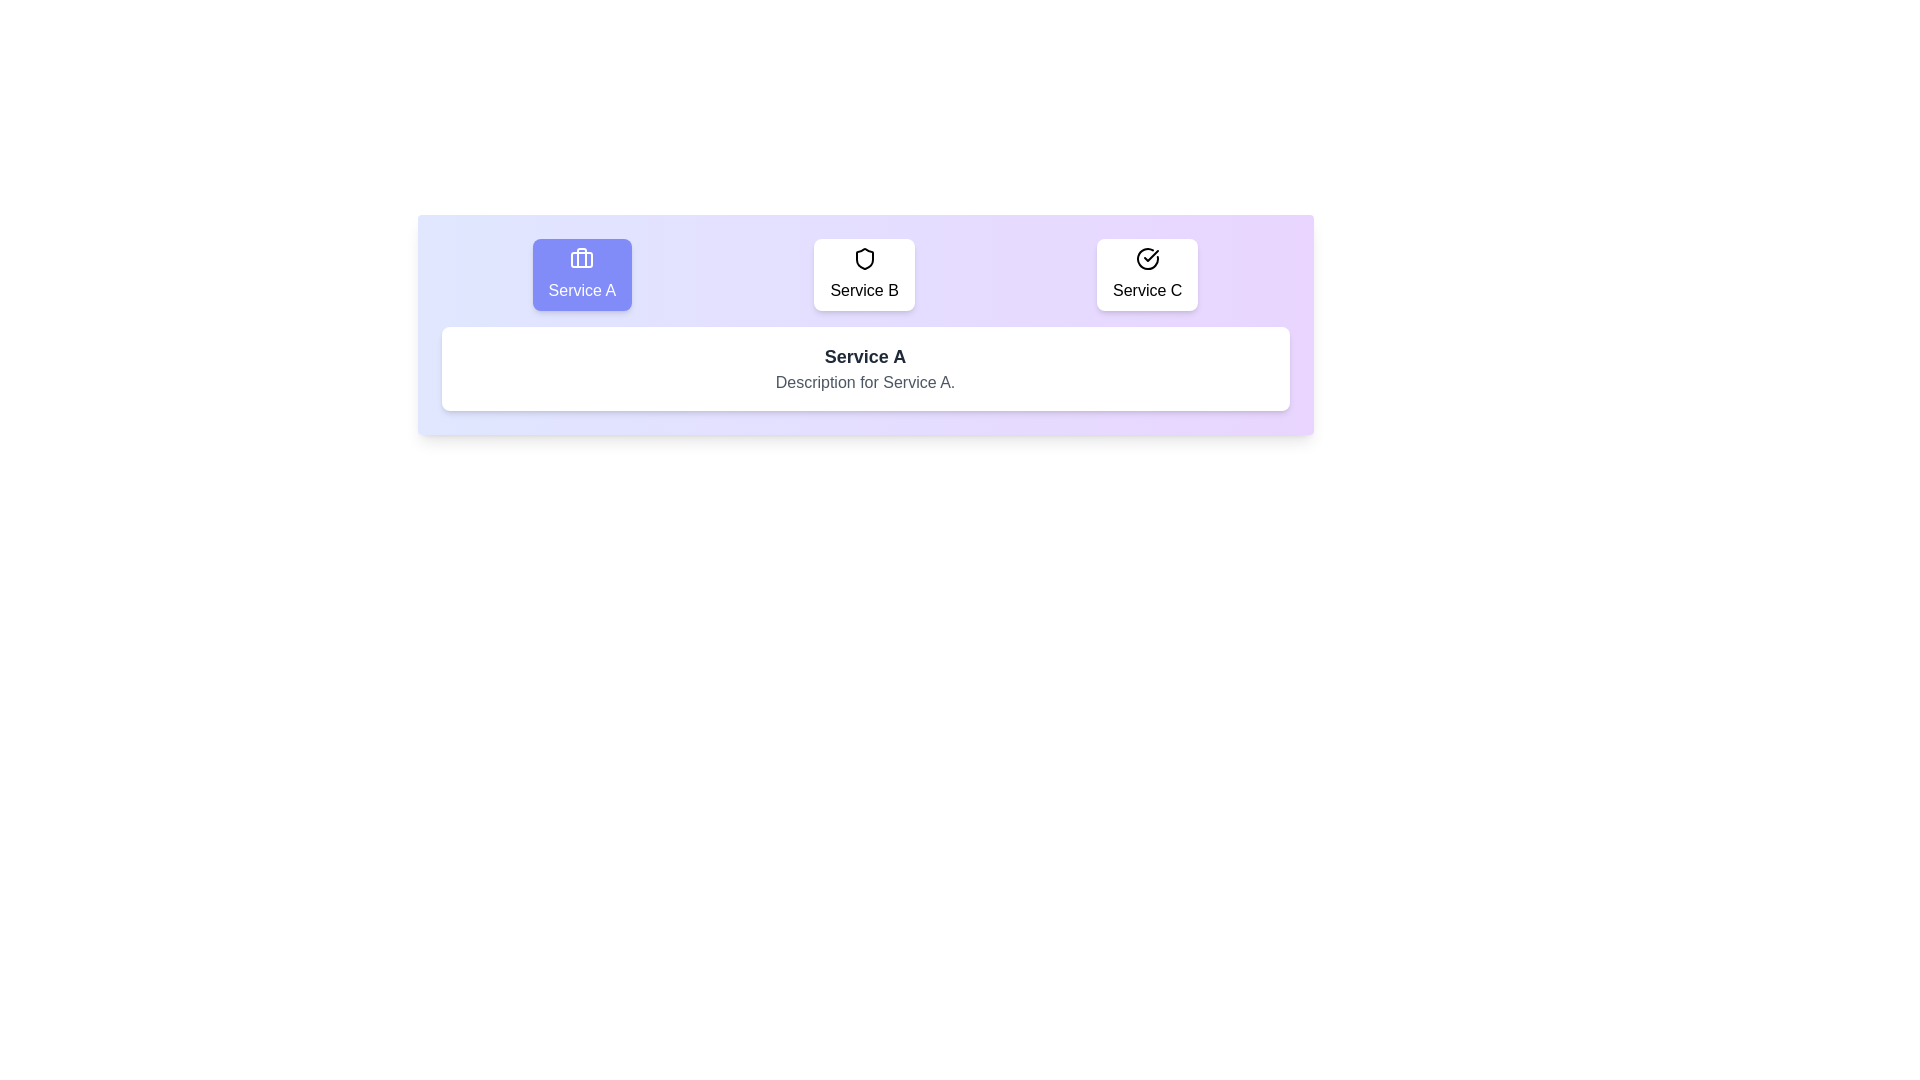 The width and height of the screenshot is (1920, 1080). What do you see at coordinates (581, 290) in the screenshot?
I see `text label displaying 'Service A' which is in white font and located within a purple rounded rectangle background, centrally positioned below a briefcase icon` at bounding box center [581, 290].